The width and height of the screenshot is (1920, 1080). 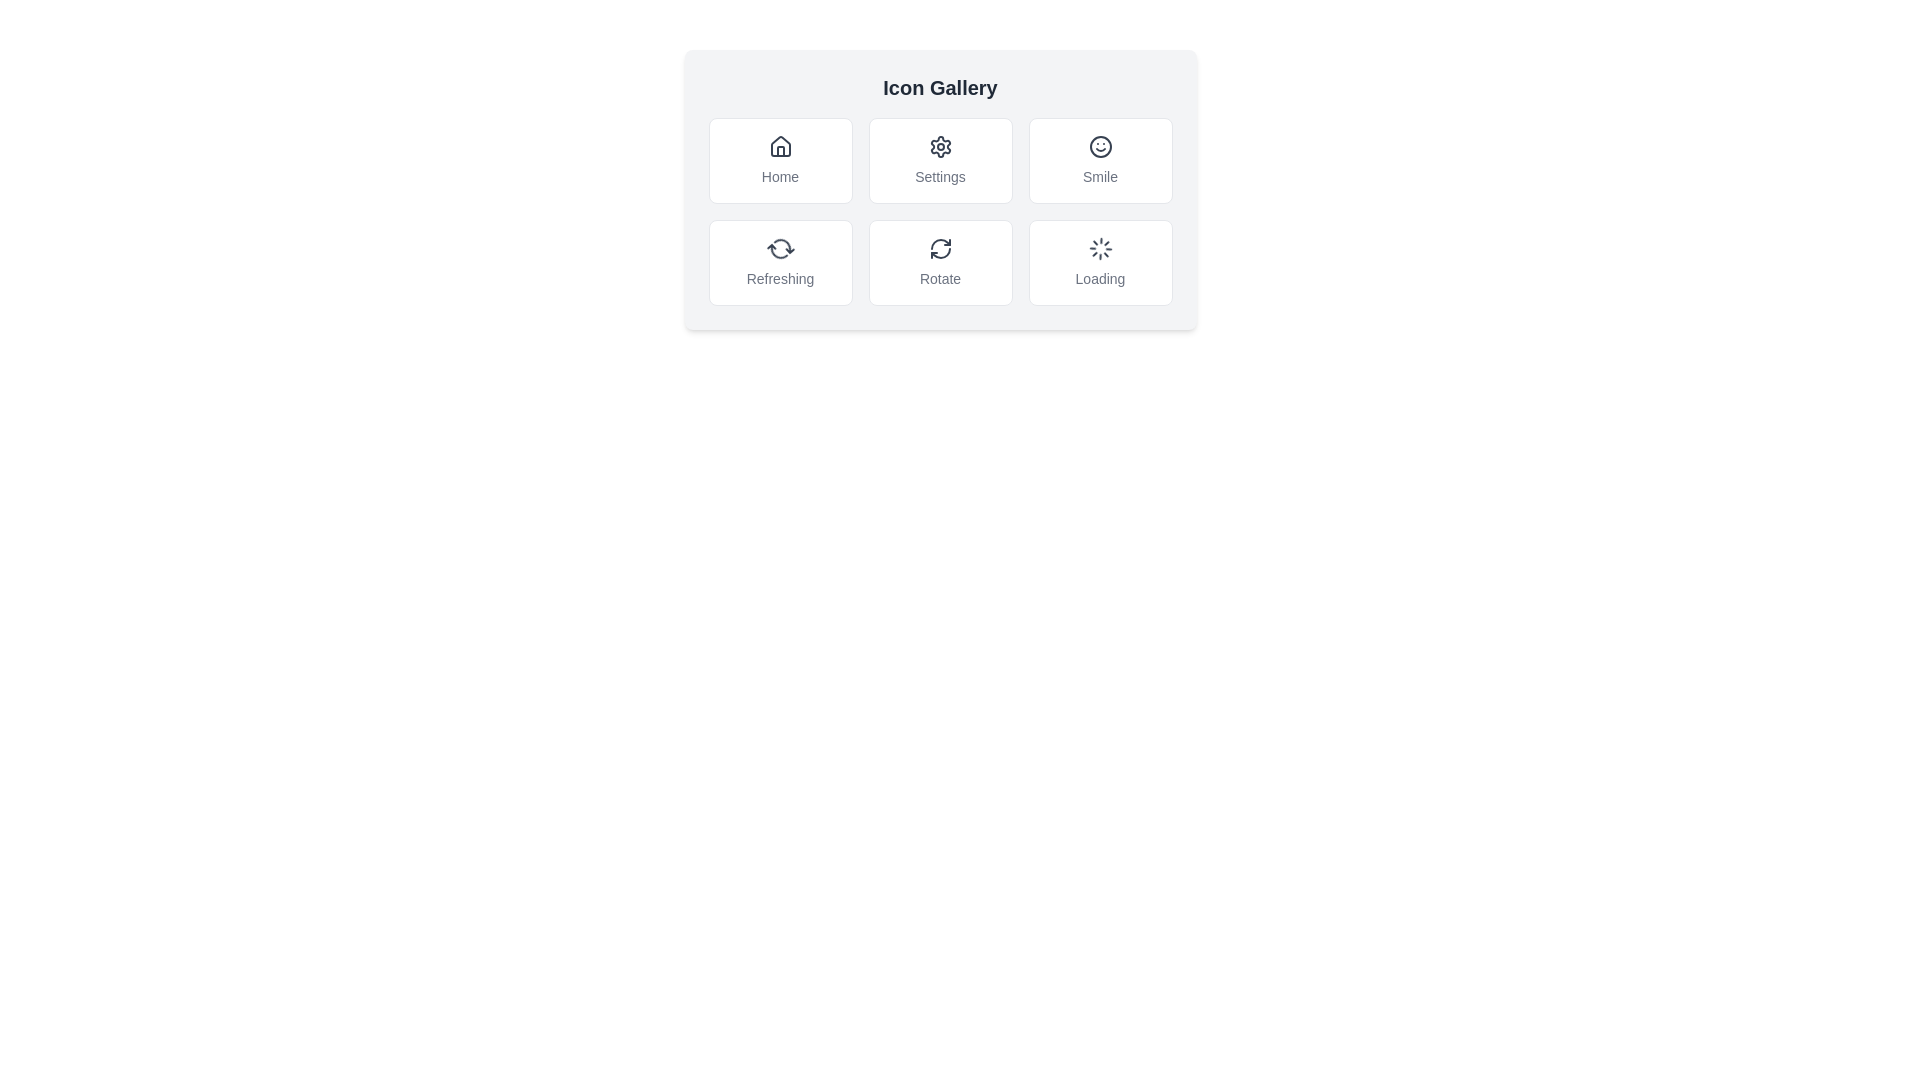 What do you see at coordinates (939, 278) in the screenshot?
I see `the descriptive text label located at the bottom center of the bordered card in the second row, second column, which provides context for the rotation icon above it` at bounding box center [939, 278].